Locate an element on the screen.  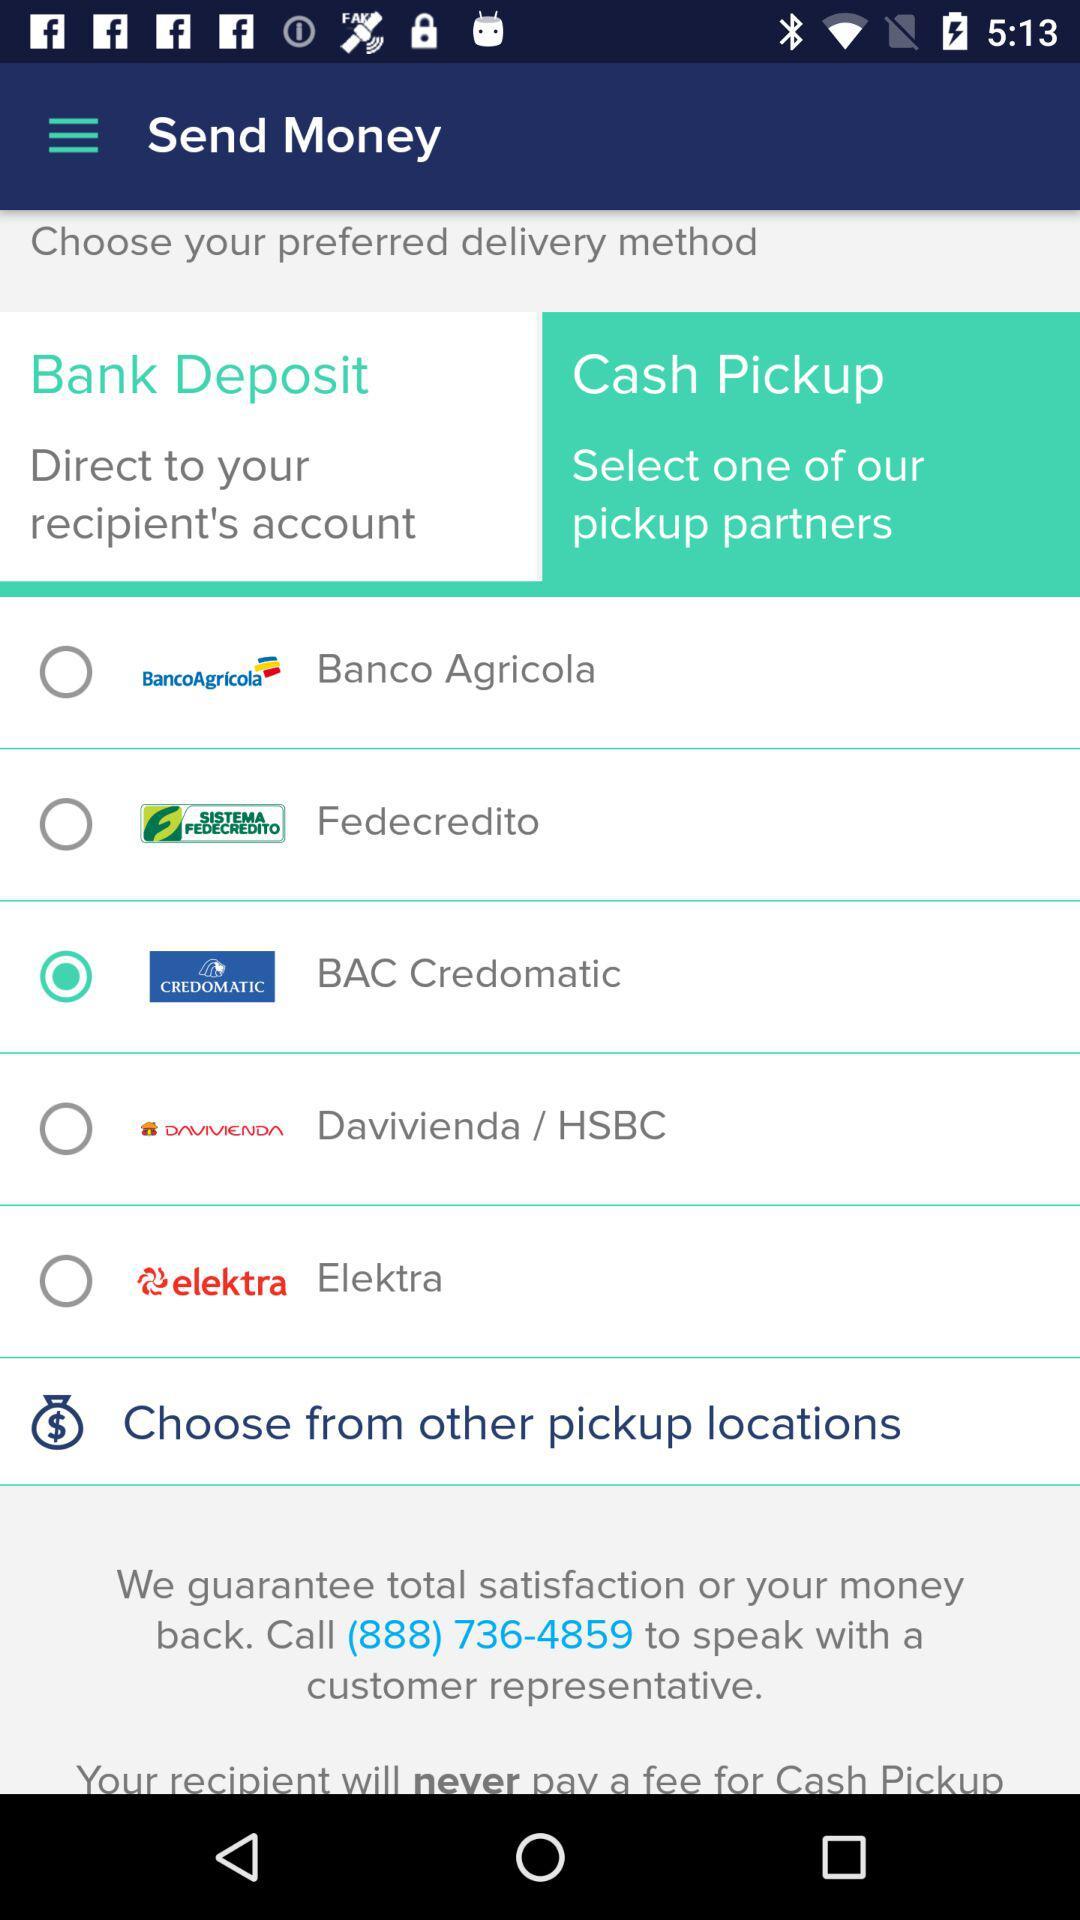
the choose from other is located at coordinates (540, 1420).